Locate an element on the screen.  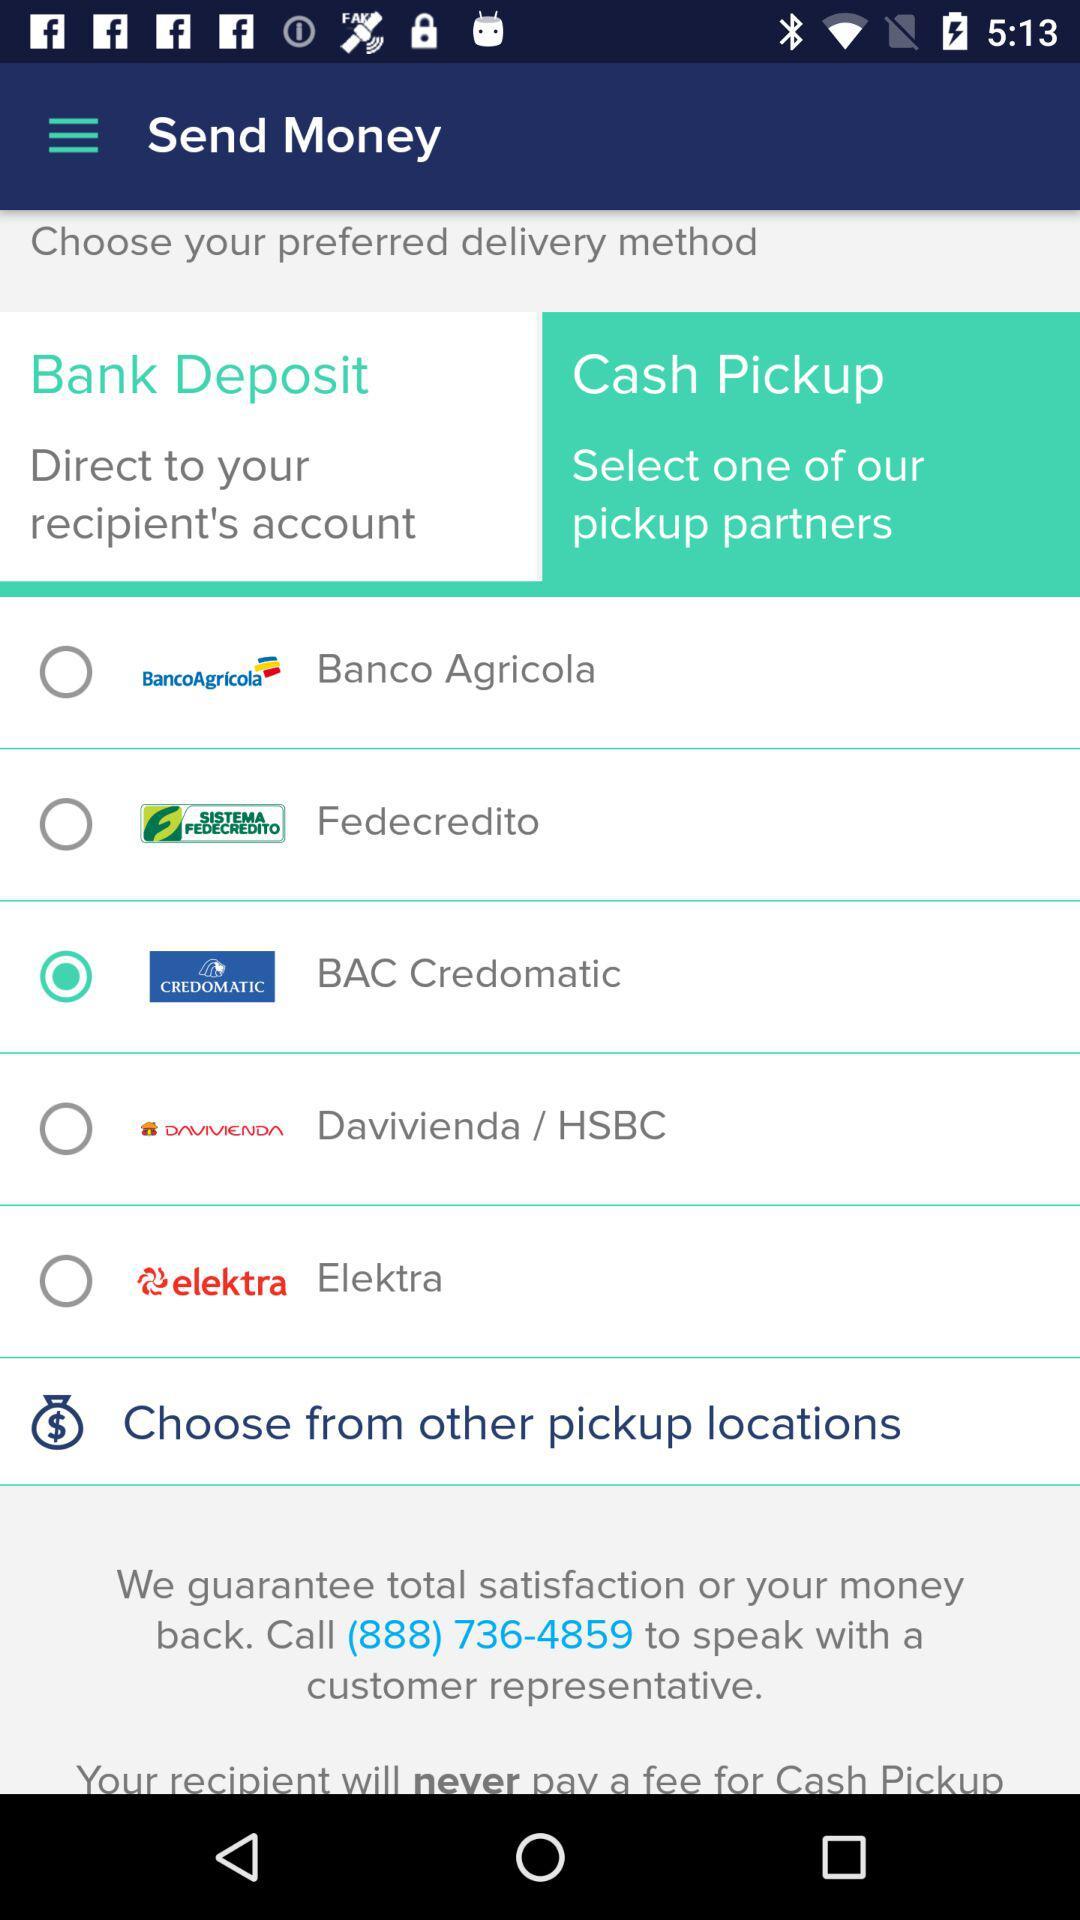
the choose from other is located at coordinates (540, 1420).